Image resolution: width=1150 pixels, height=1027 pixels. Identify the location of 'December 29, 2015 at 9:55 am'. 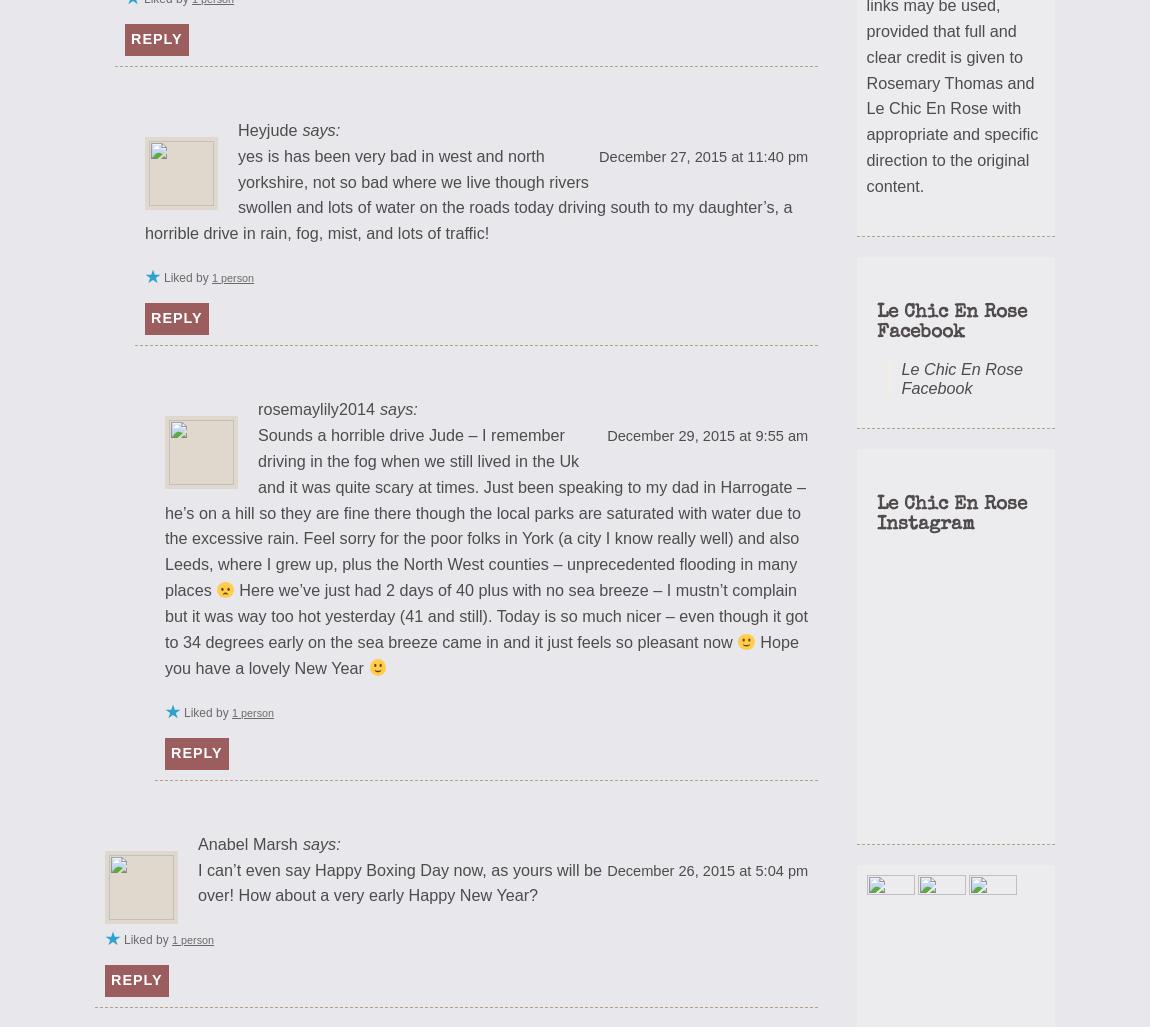
(706, 434).